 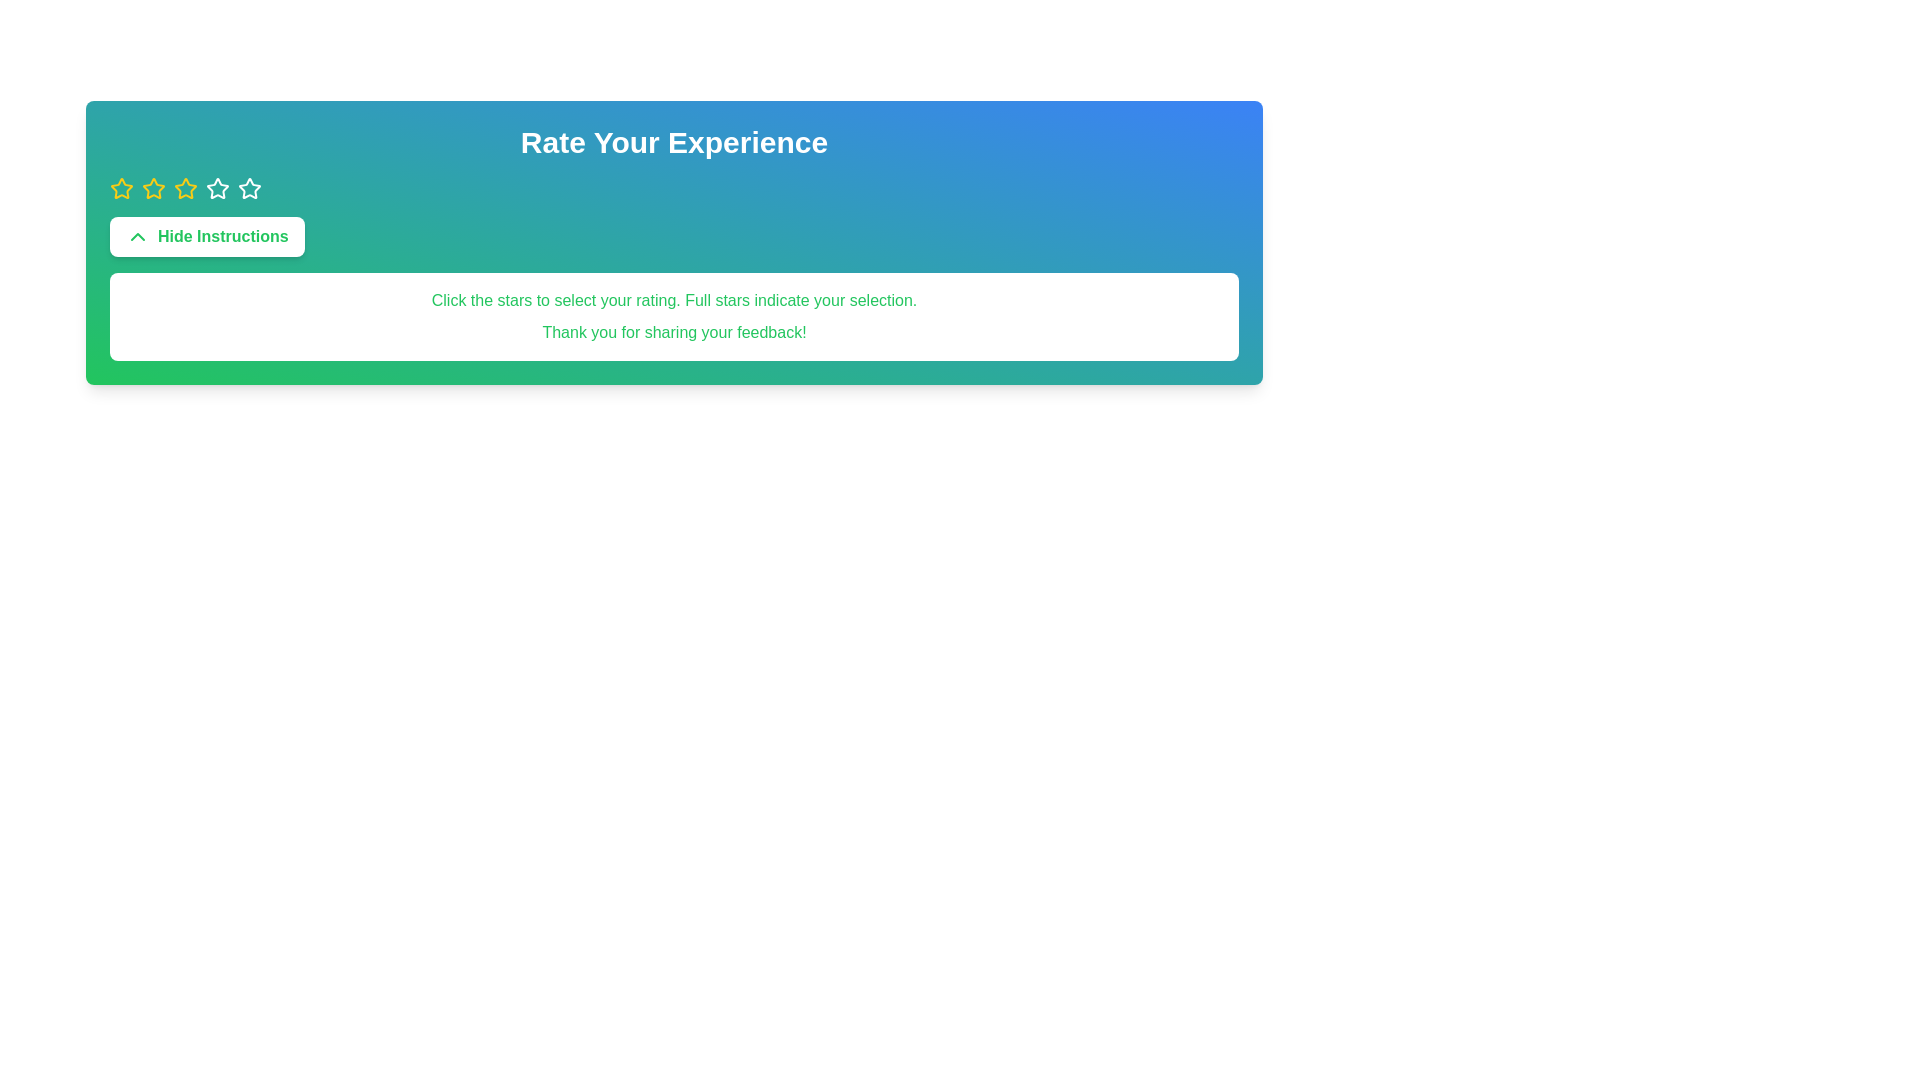 What do you see at coordinates (186, 188) in the screenshot?
I see `the second star icon in the rating system for visual feedback` at bounding box center [186, 188].